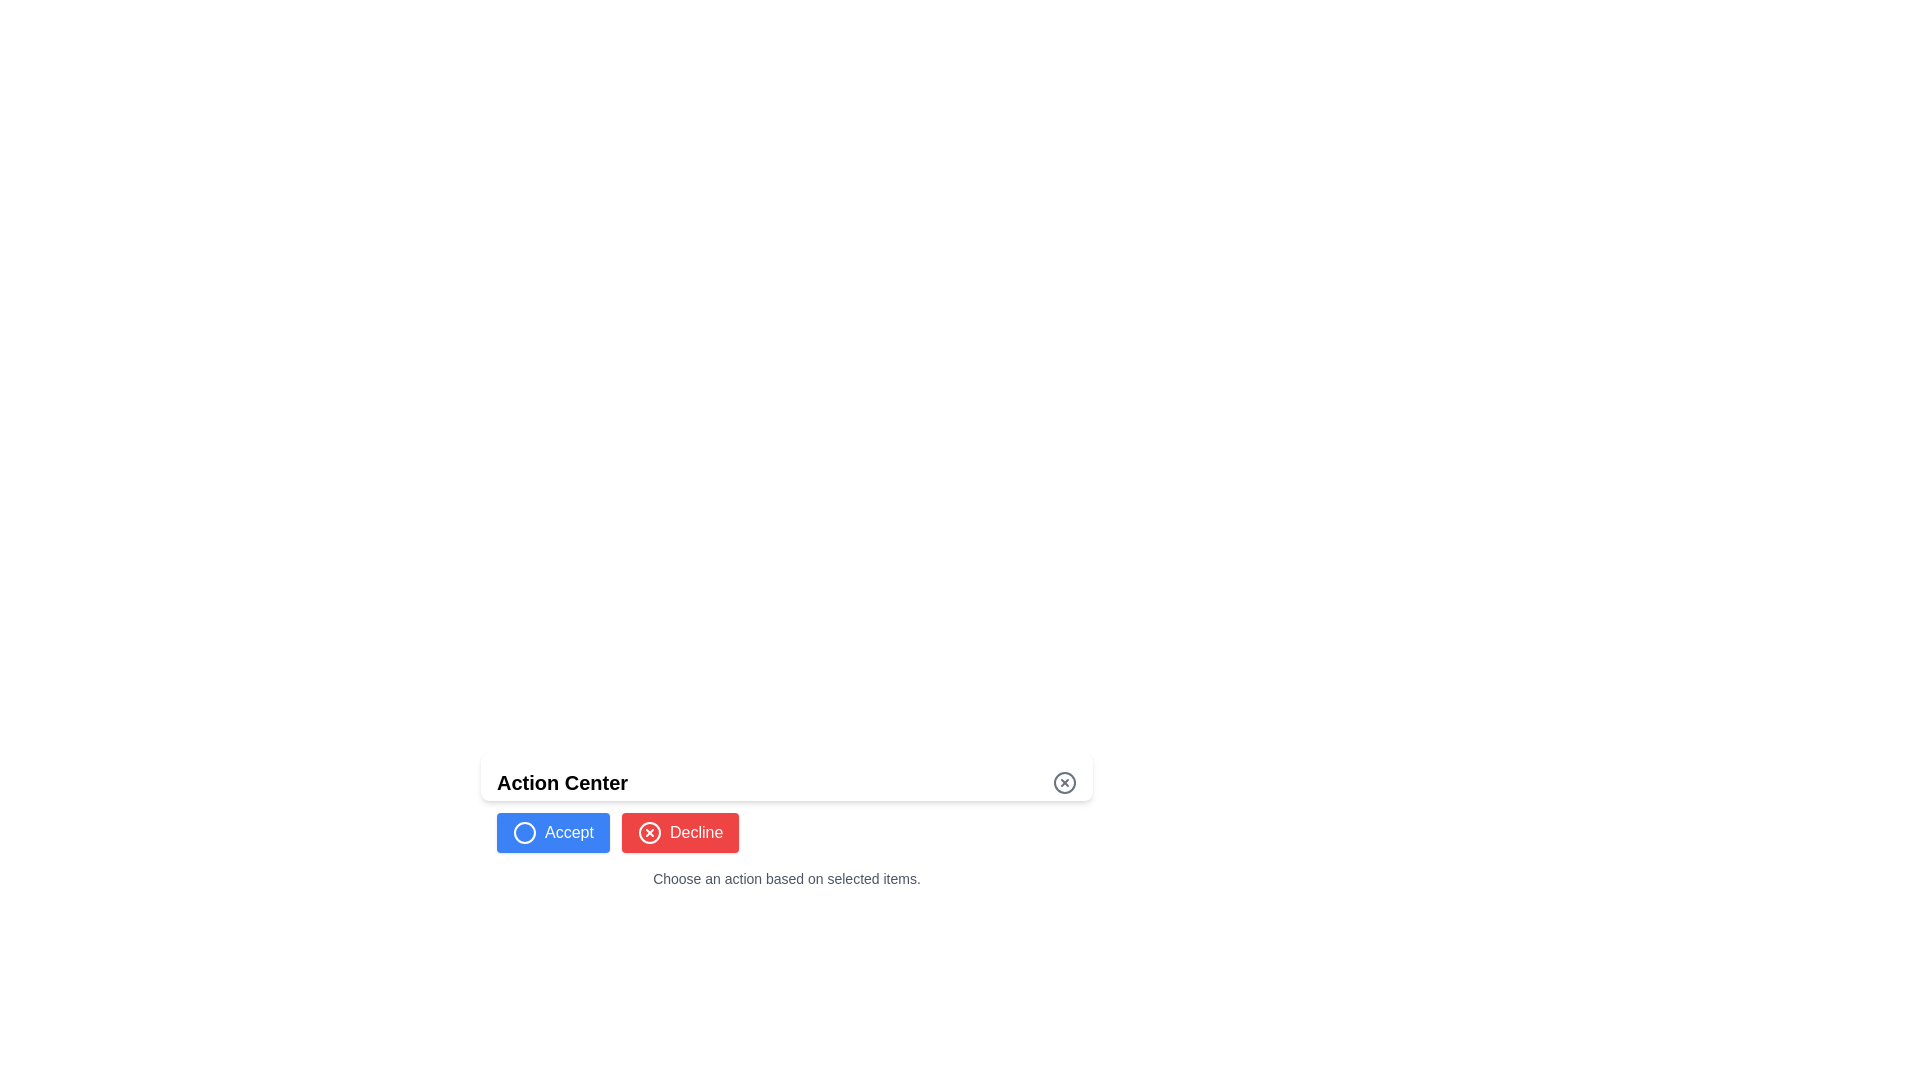  What do you see at coordinates (1064, 782) in the screenshot?
I see `the SVG circle component that serves as the circular base for the close icon in the top-right corner of the 'Action Center' area` at bounding box center [1064, 782].